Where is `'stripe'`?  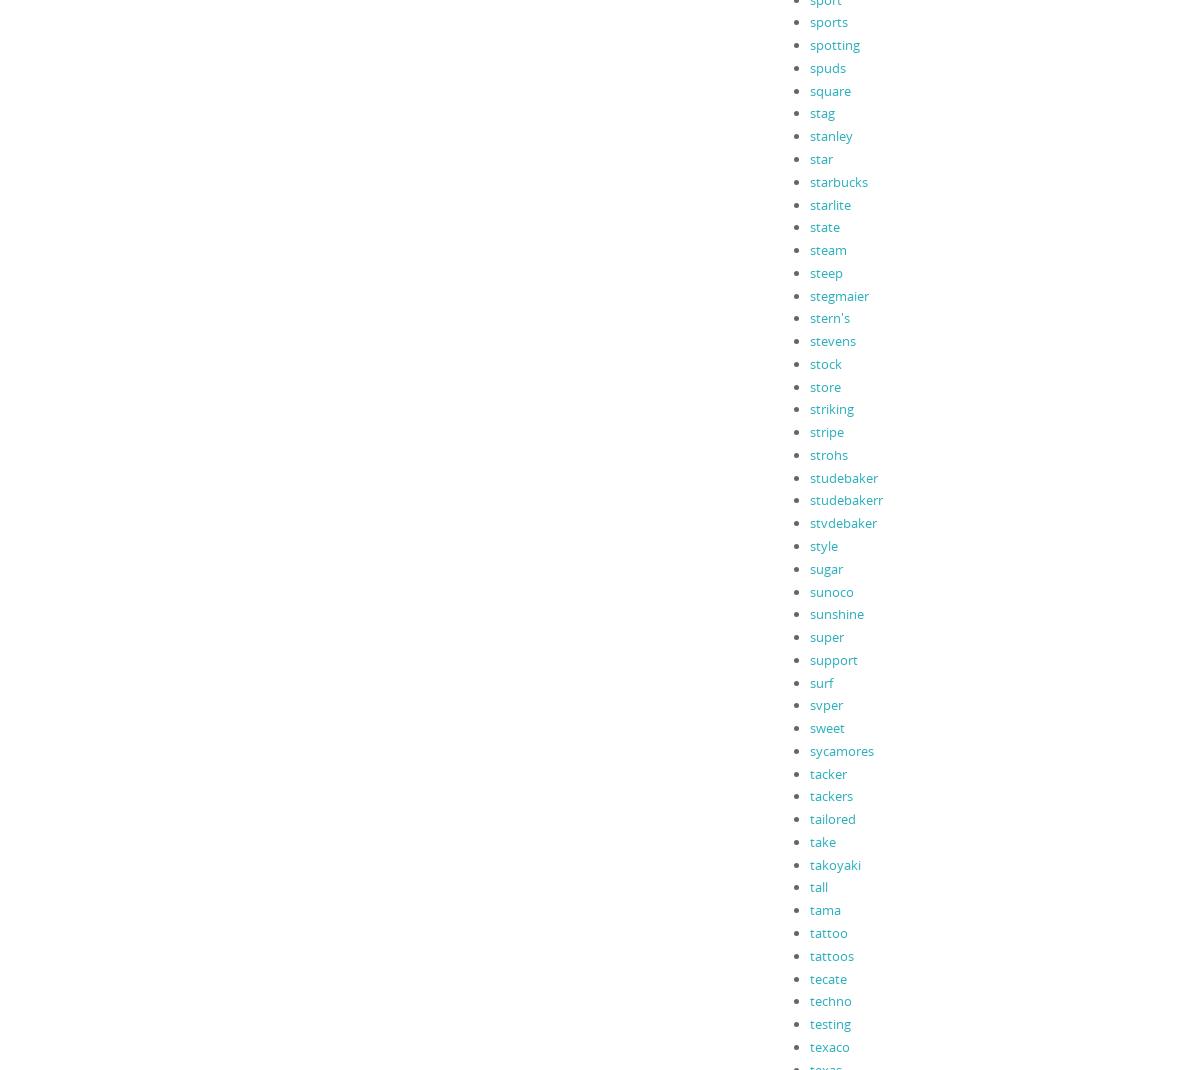 'stripe' is located at coordinates (825, 430).